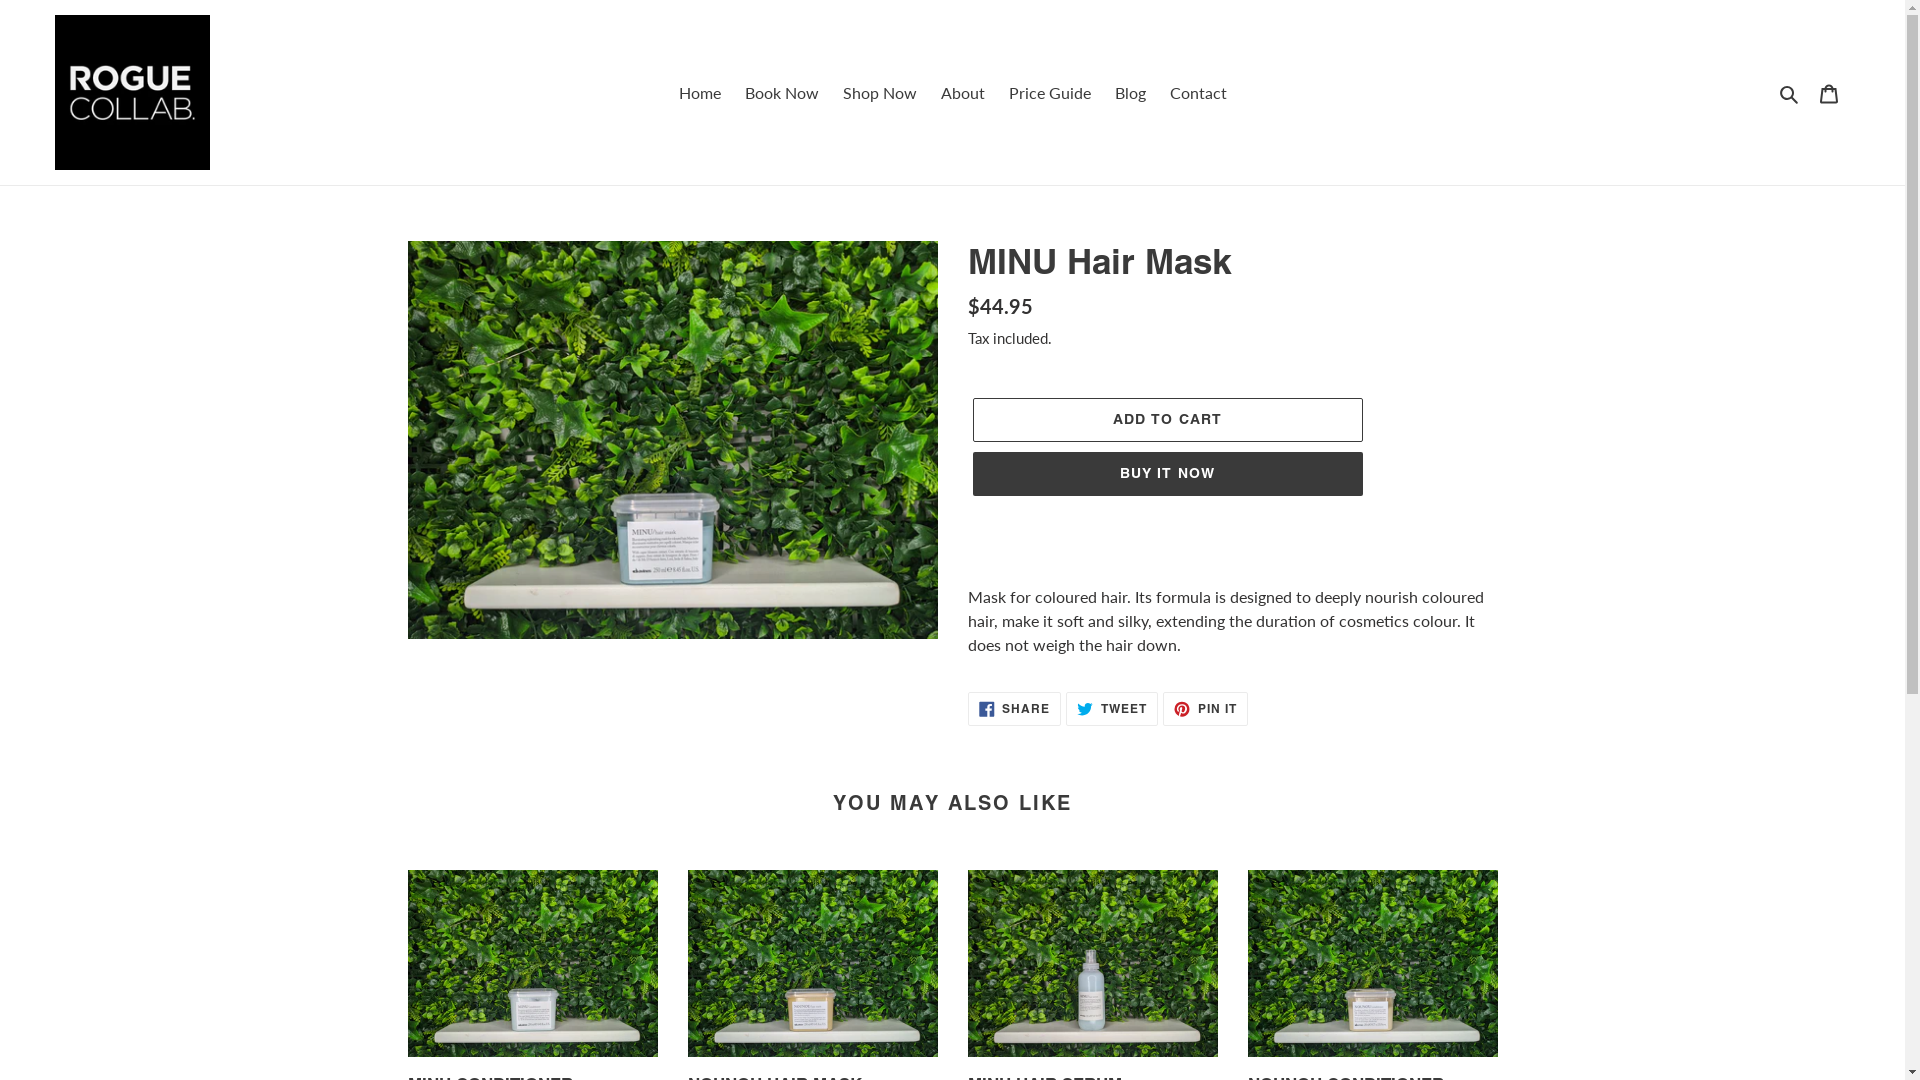 This screenshot has width=1920, height=1080. What do you see at coordinates (961, 92) in the screenshot?
I see `'About'` at bounding box center [961, 92].